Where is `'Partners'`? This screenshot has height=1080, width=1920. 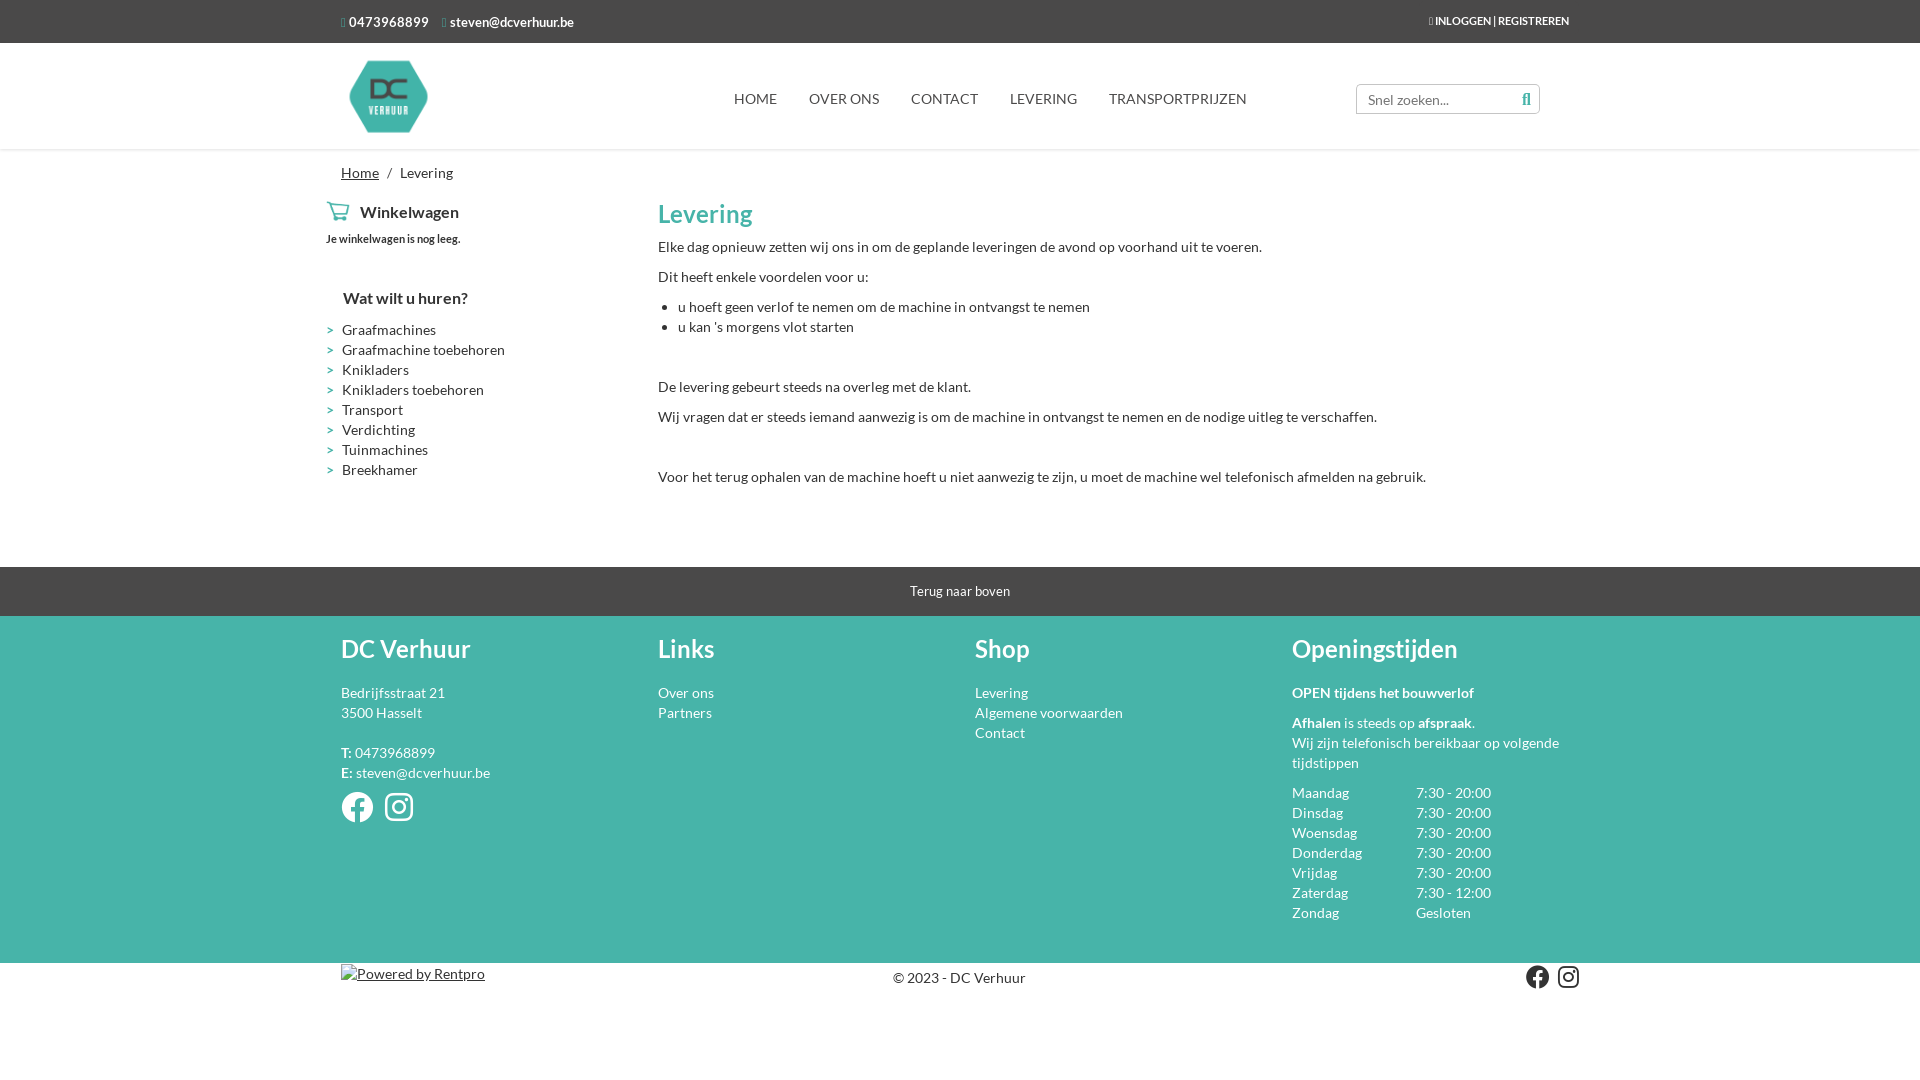
'Partners' is located at coordinates (657, 711).